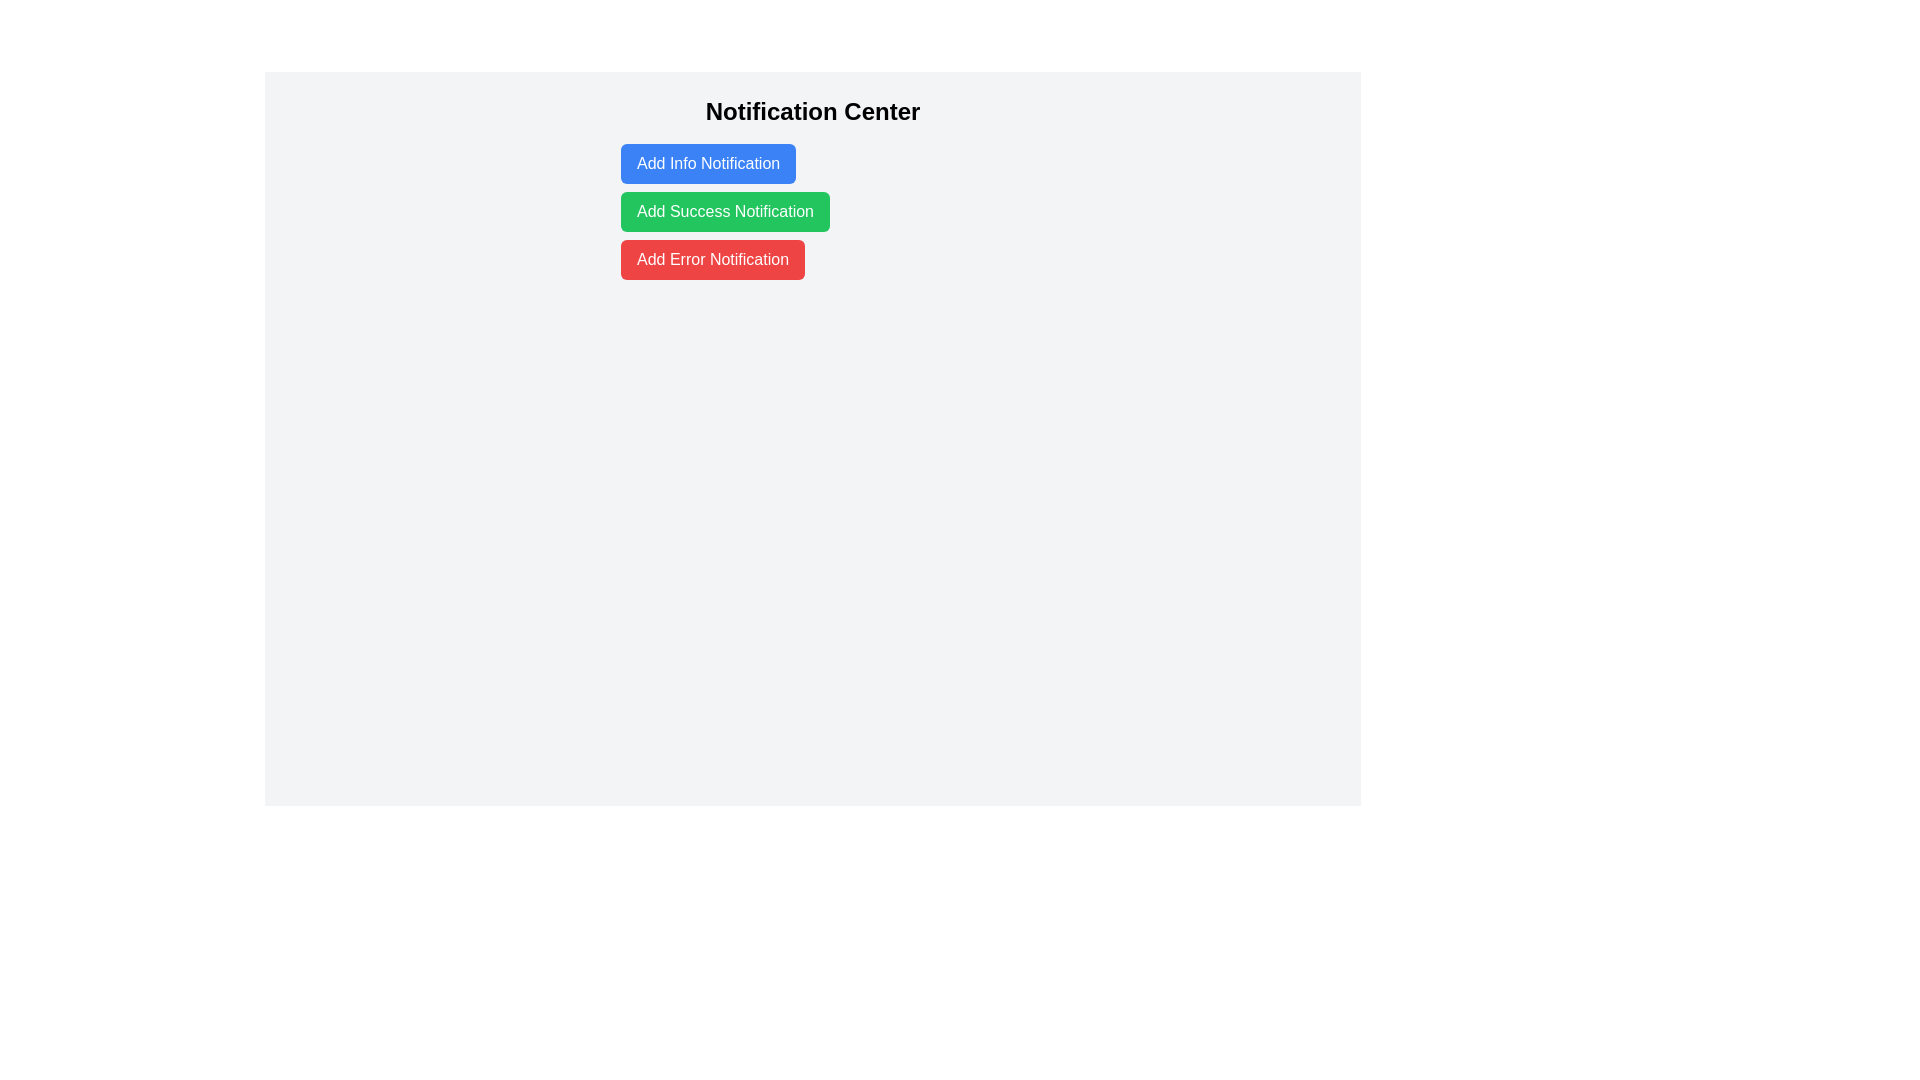 The height and width of the screenshot is (1080, 1920). Describe the element at coordinates (812, 111) in the screenshot. I see `the 'Notification Center' text label, which is prominently displayed in a bold, large font at the upper-center of the interface, serving as the title for the section` at that location.